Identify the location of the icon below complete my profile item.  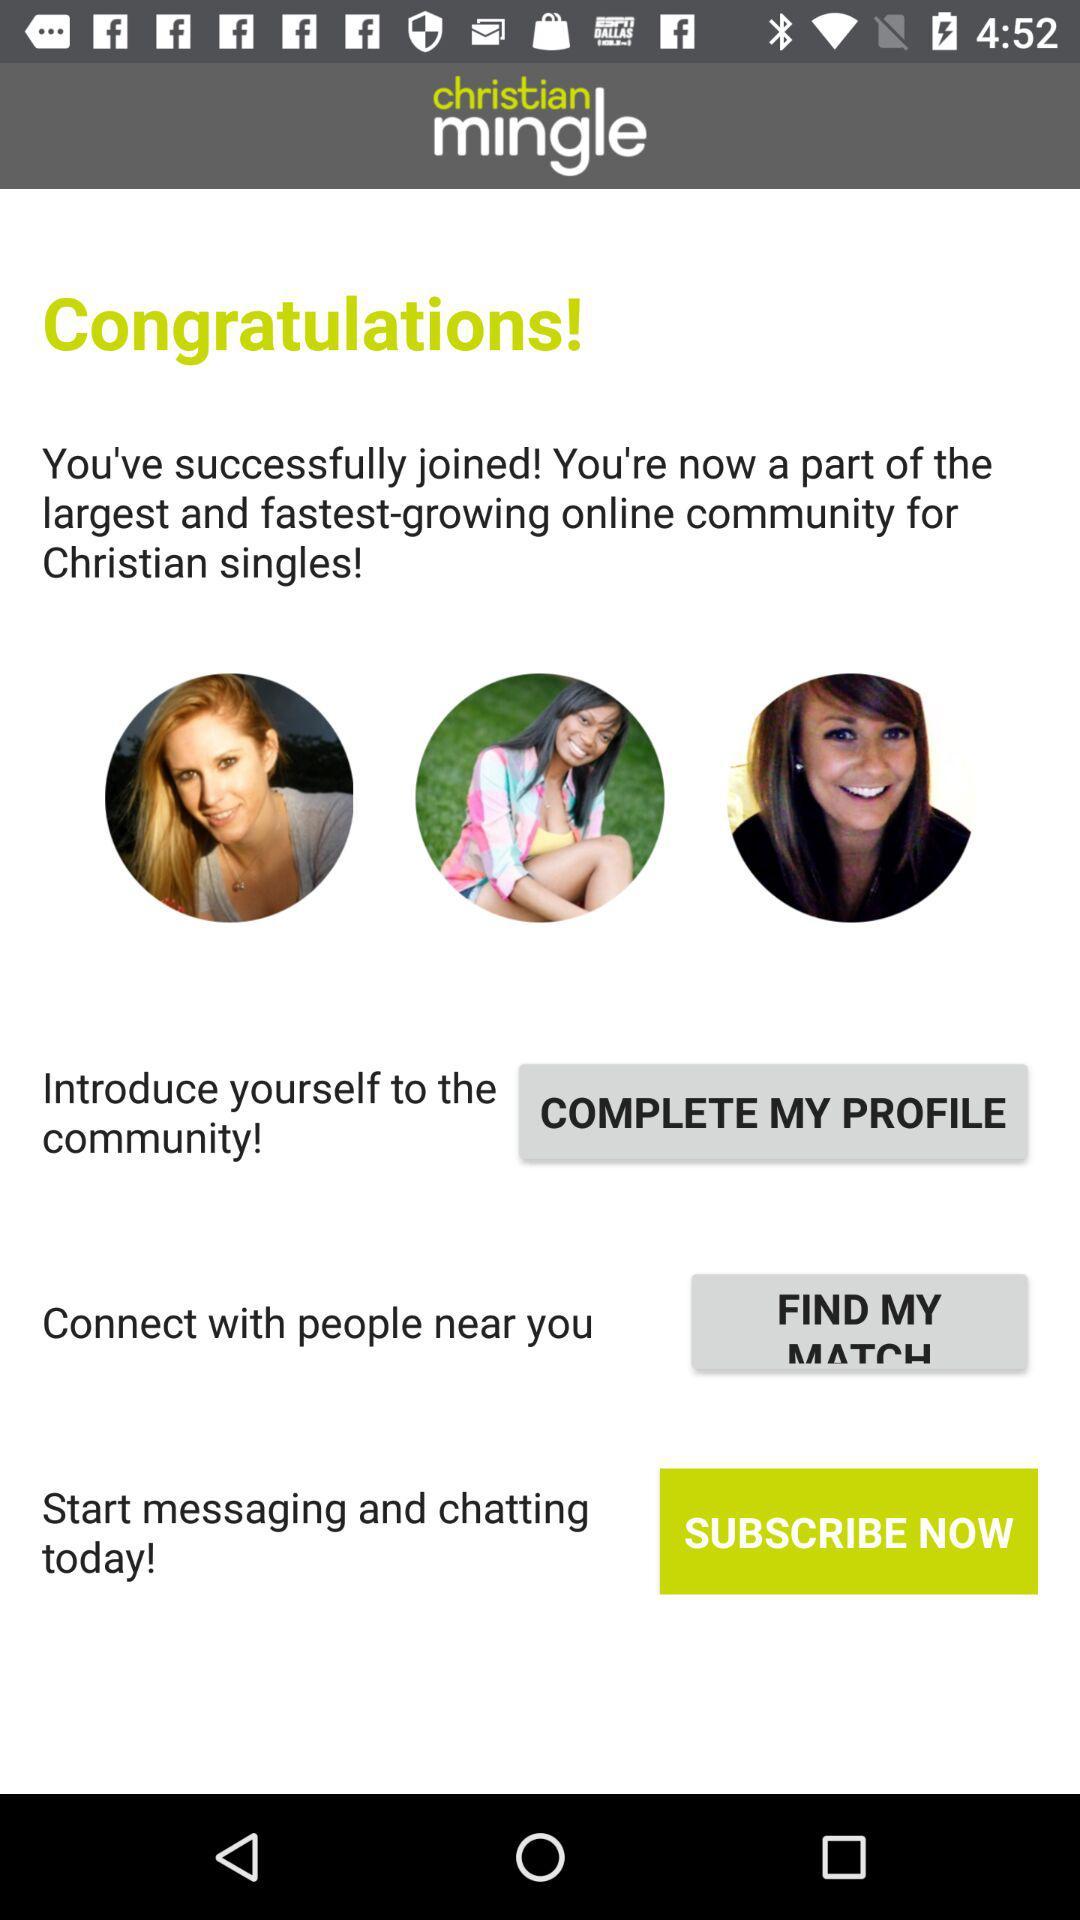
(858, 1321).